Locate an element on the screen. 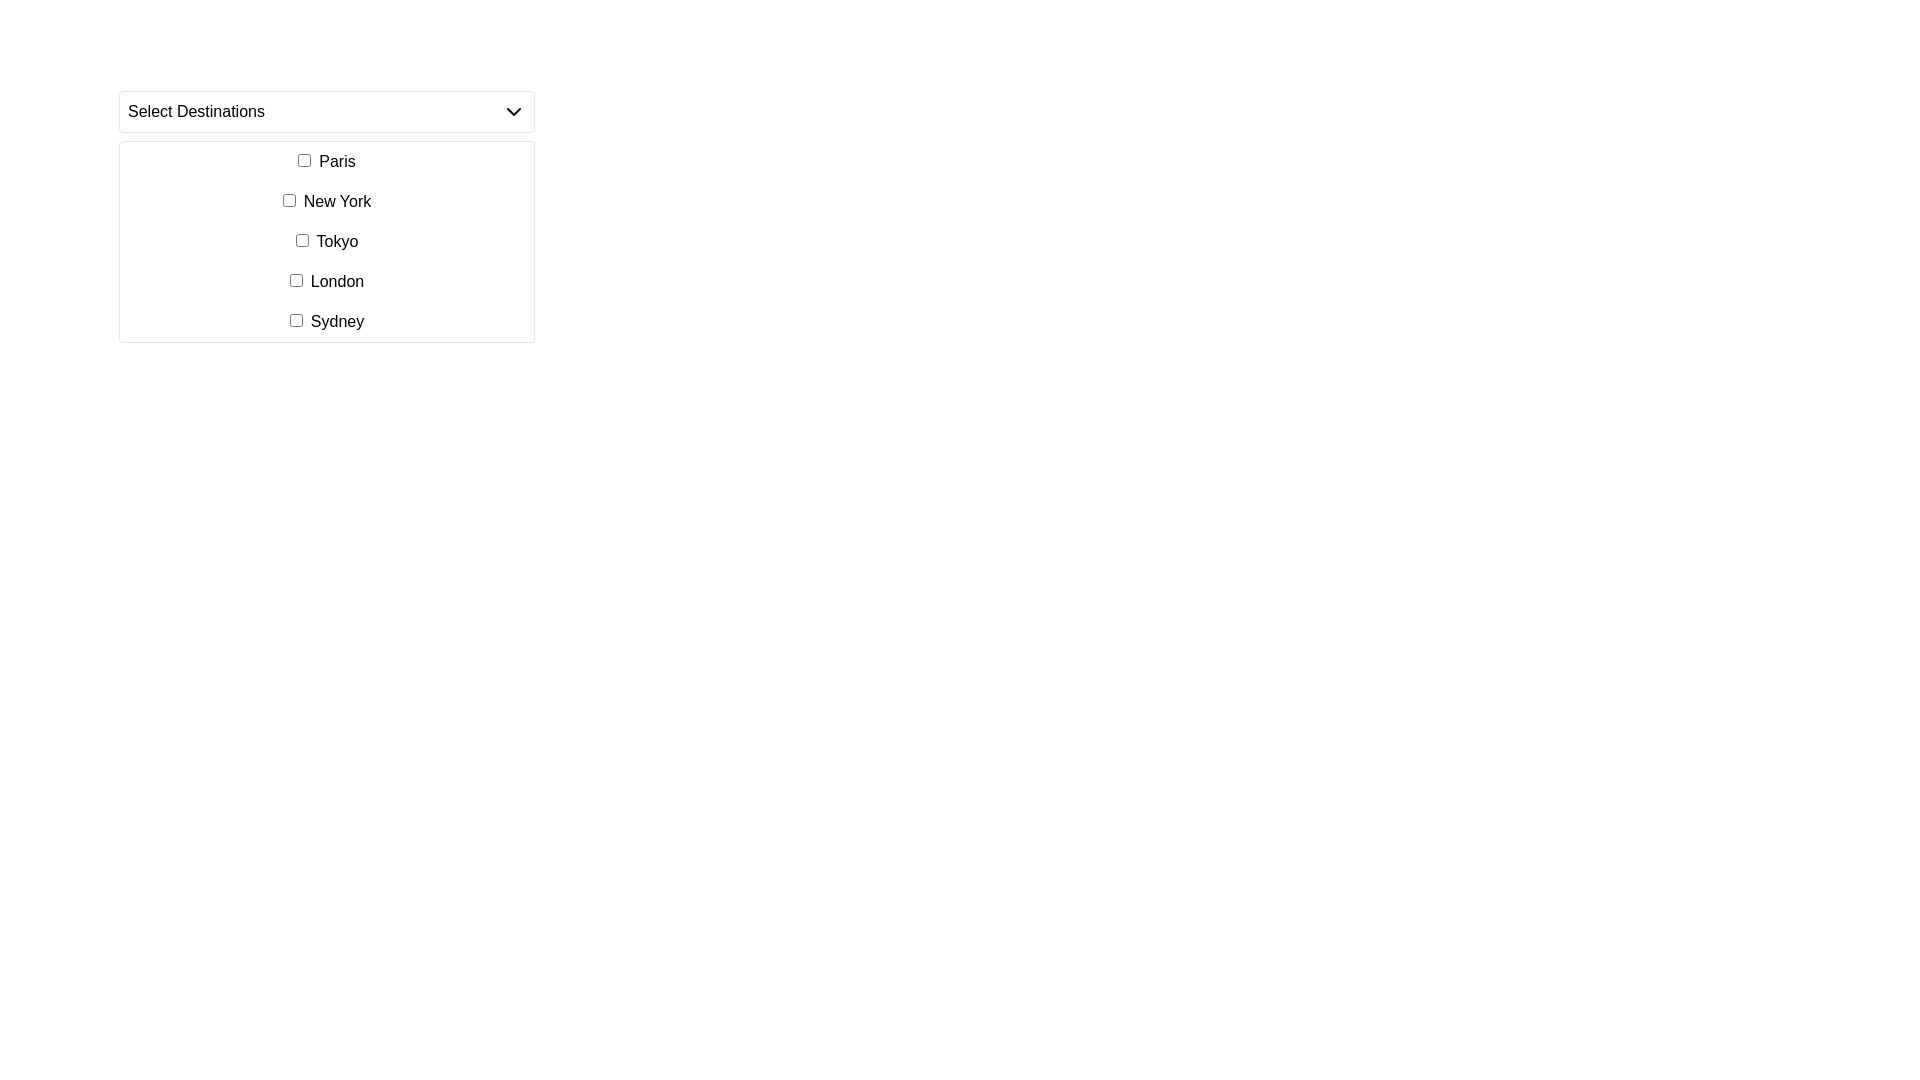  the checkbox for the selectable list item labeled 'London' located under the 'Select Destinations' dropdown is located at coordinates (326, 281).